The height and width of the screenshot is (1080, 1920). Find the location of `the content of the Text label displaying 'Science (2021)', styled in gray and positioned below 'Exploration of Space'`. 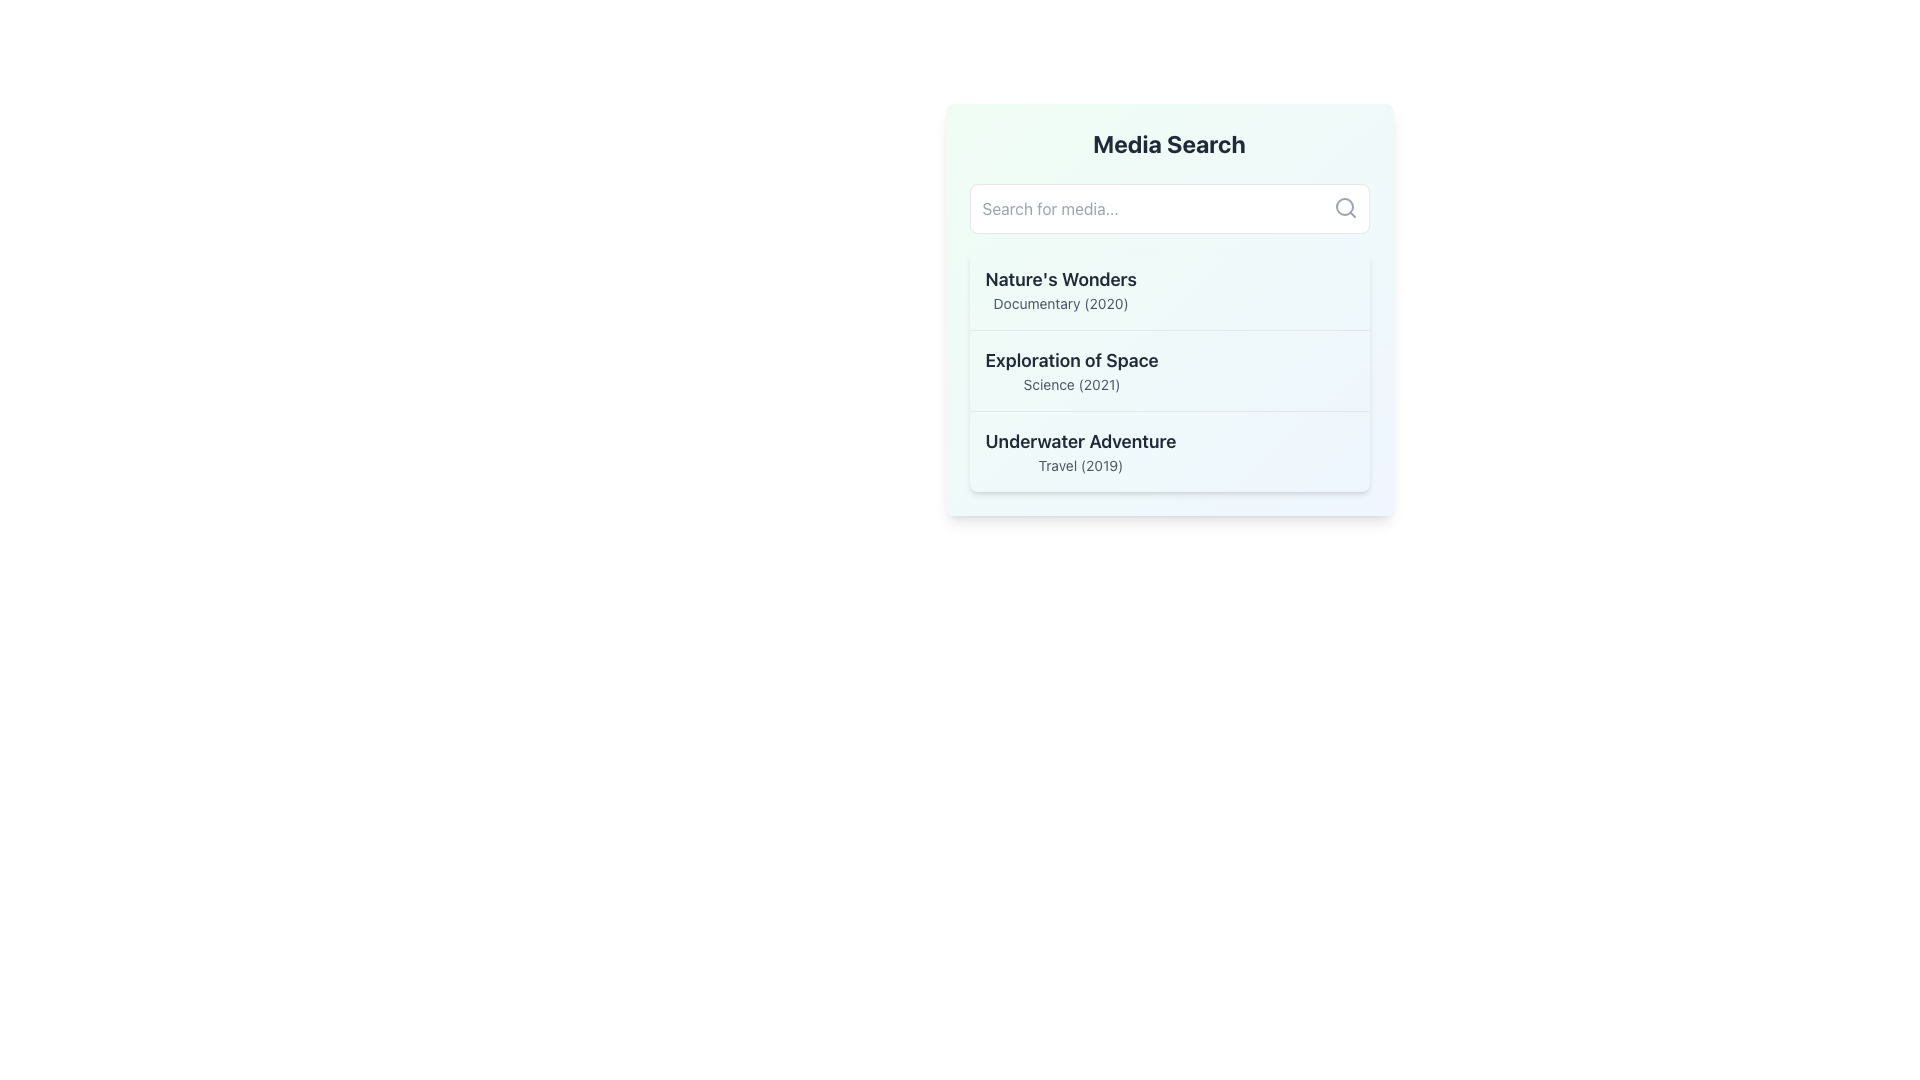

the content of the Text label displaying 'Science (2021)', styled in gray and positioned below 'Exploration of Space' is located at coordinates (1071, 385).